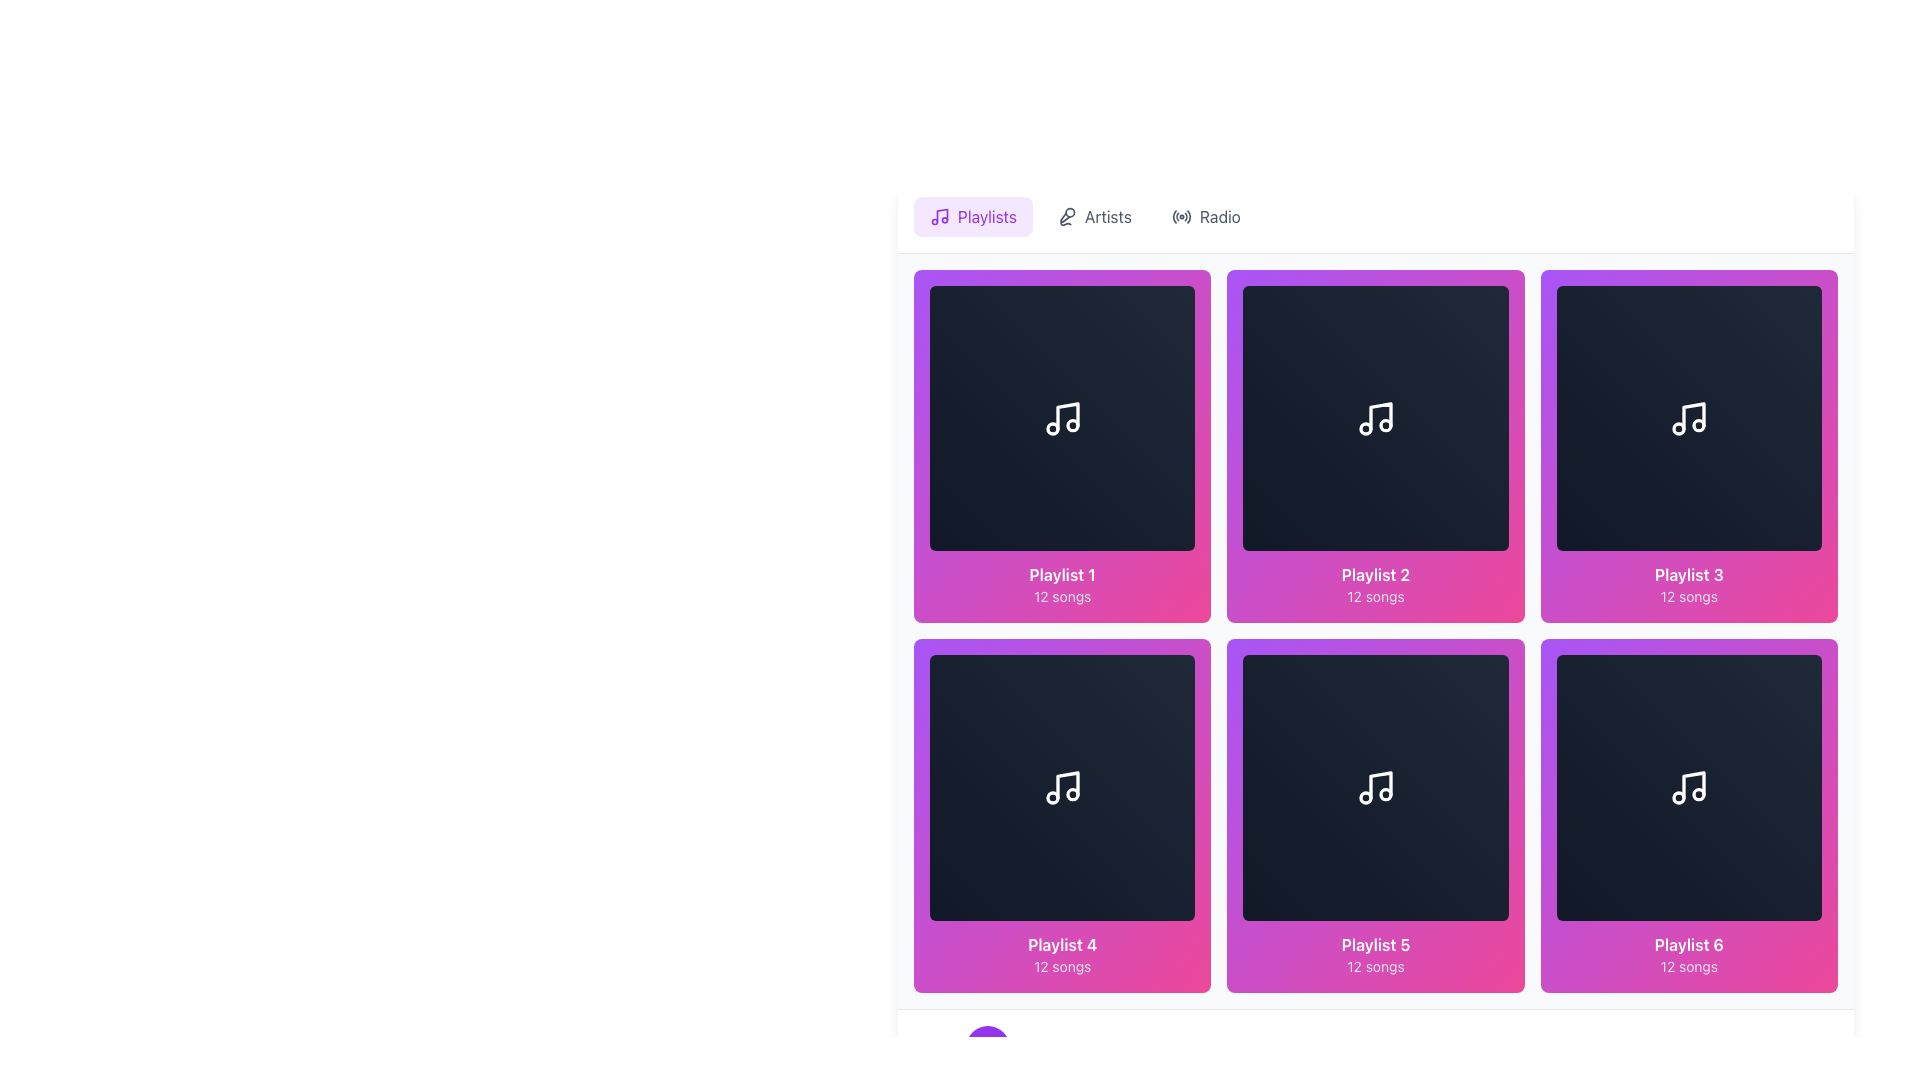 Image resolution: width=1920 pixels, height=1080 pixels. Describe the element at coordinates (1790, 1045) in the screenshot. I see `the progress bar located near the bottom right of the interface, which is a horizontally elongated rectangle with rounded edges and a purple segment indicating progression` at that location.